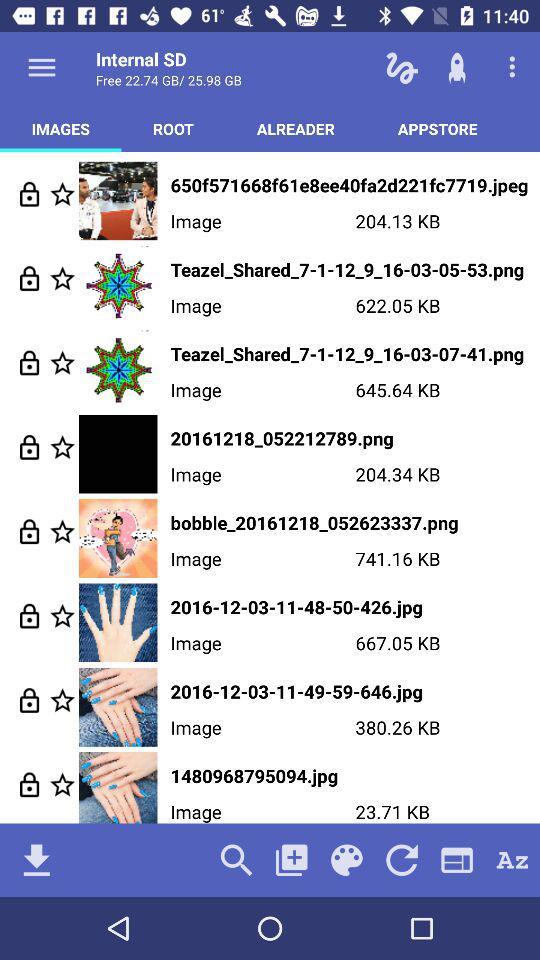  What do you see at coordinates (28, 447) in the screenshot?
I see `lock in your selection` at bounding box center [28, 447].